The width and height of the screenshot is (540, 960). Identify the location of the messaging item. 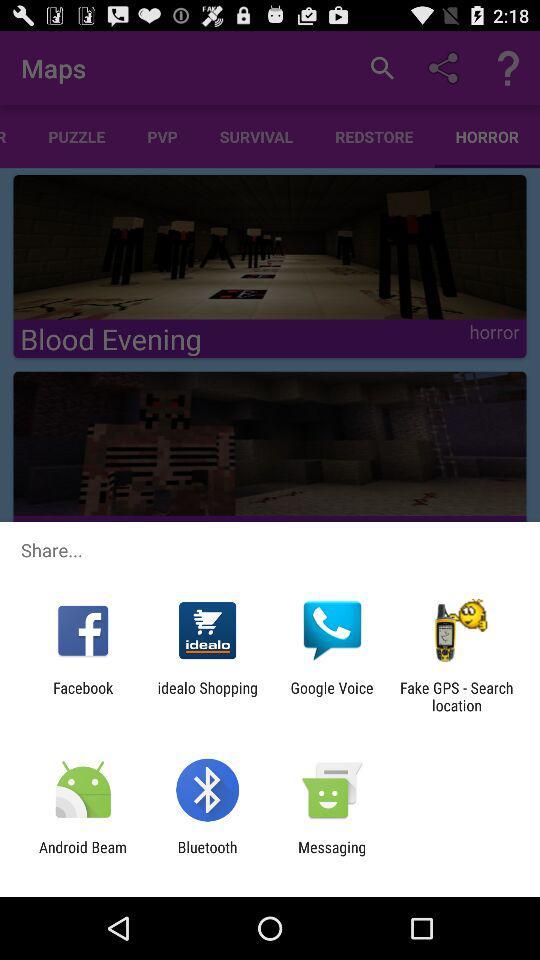
(332, 855).